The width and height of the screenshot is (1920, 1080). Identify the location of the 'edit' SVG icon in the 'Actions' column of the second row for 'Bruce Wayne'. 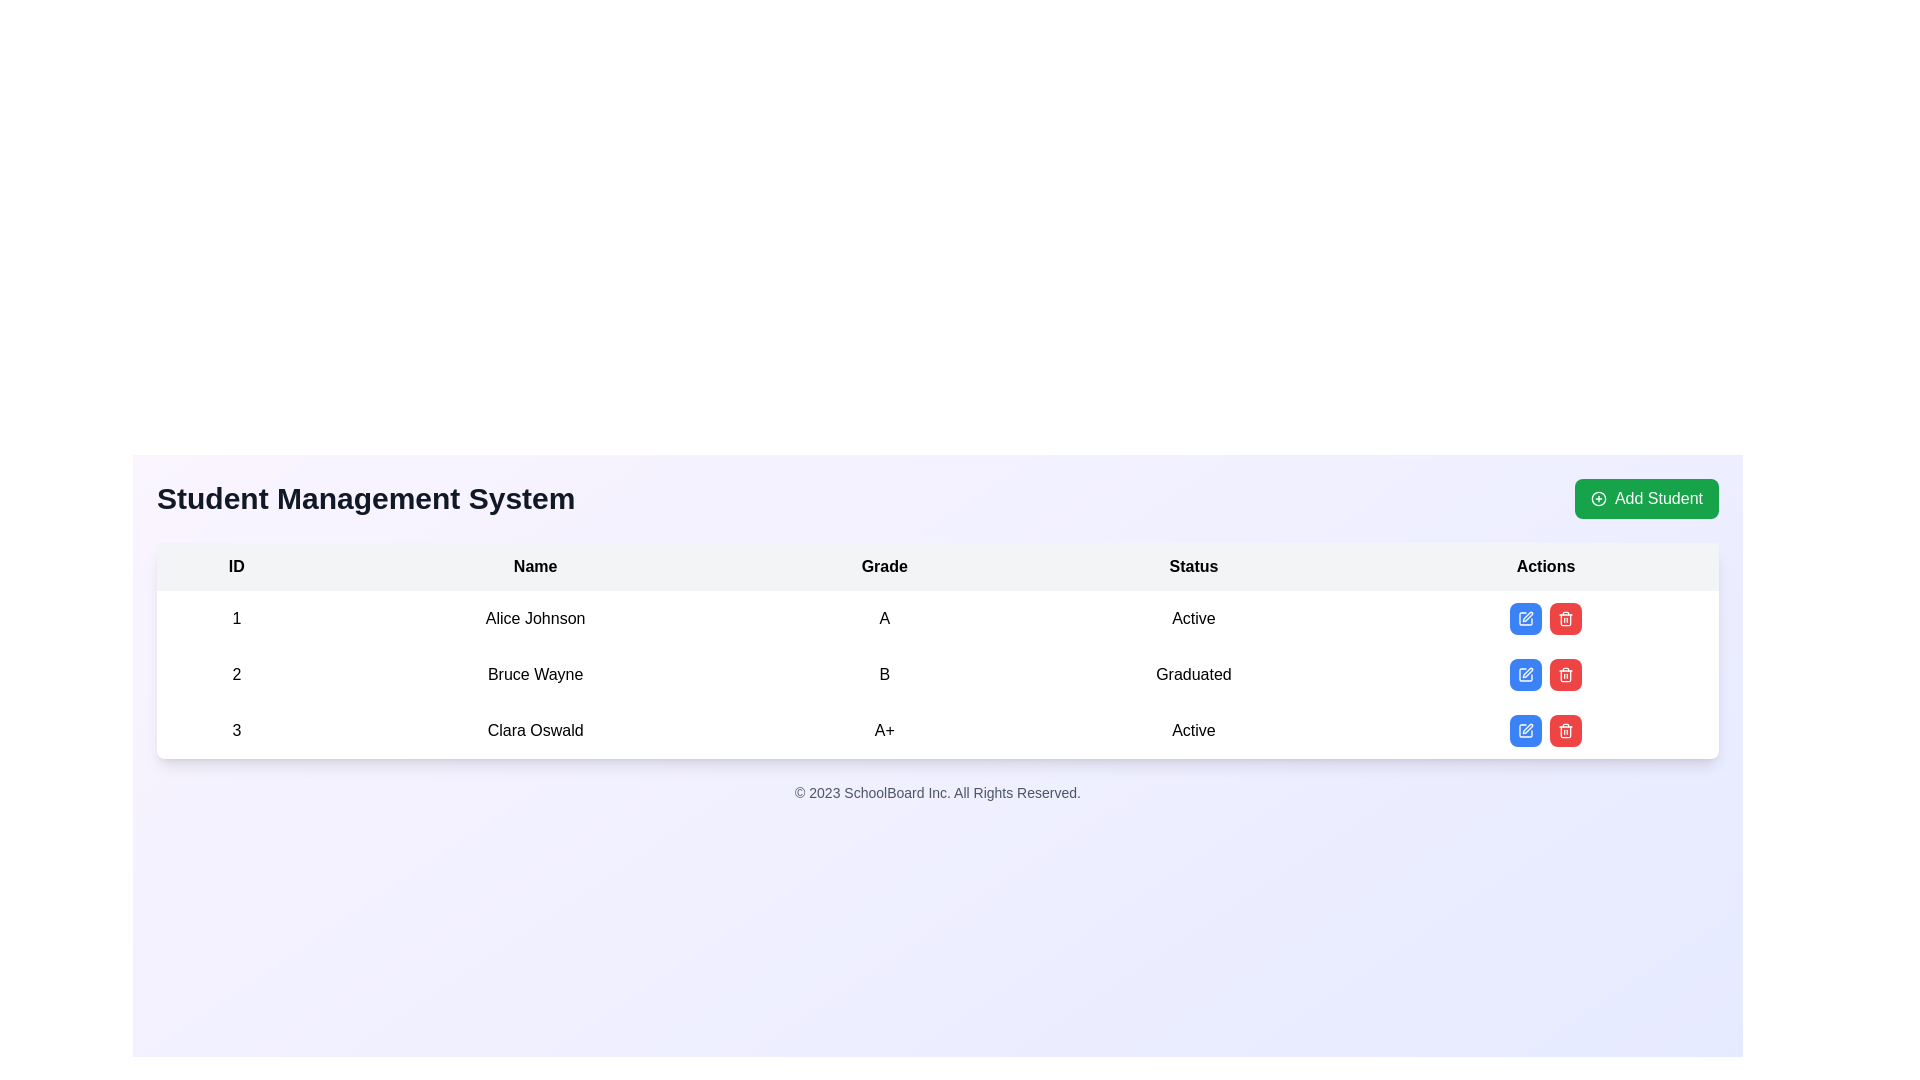
(1525, 675).